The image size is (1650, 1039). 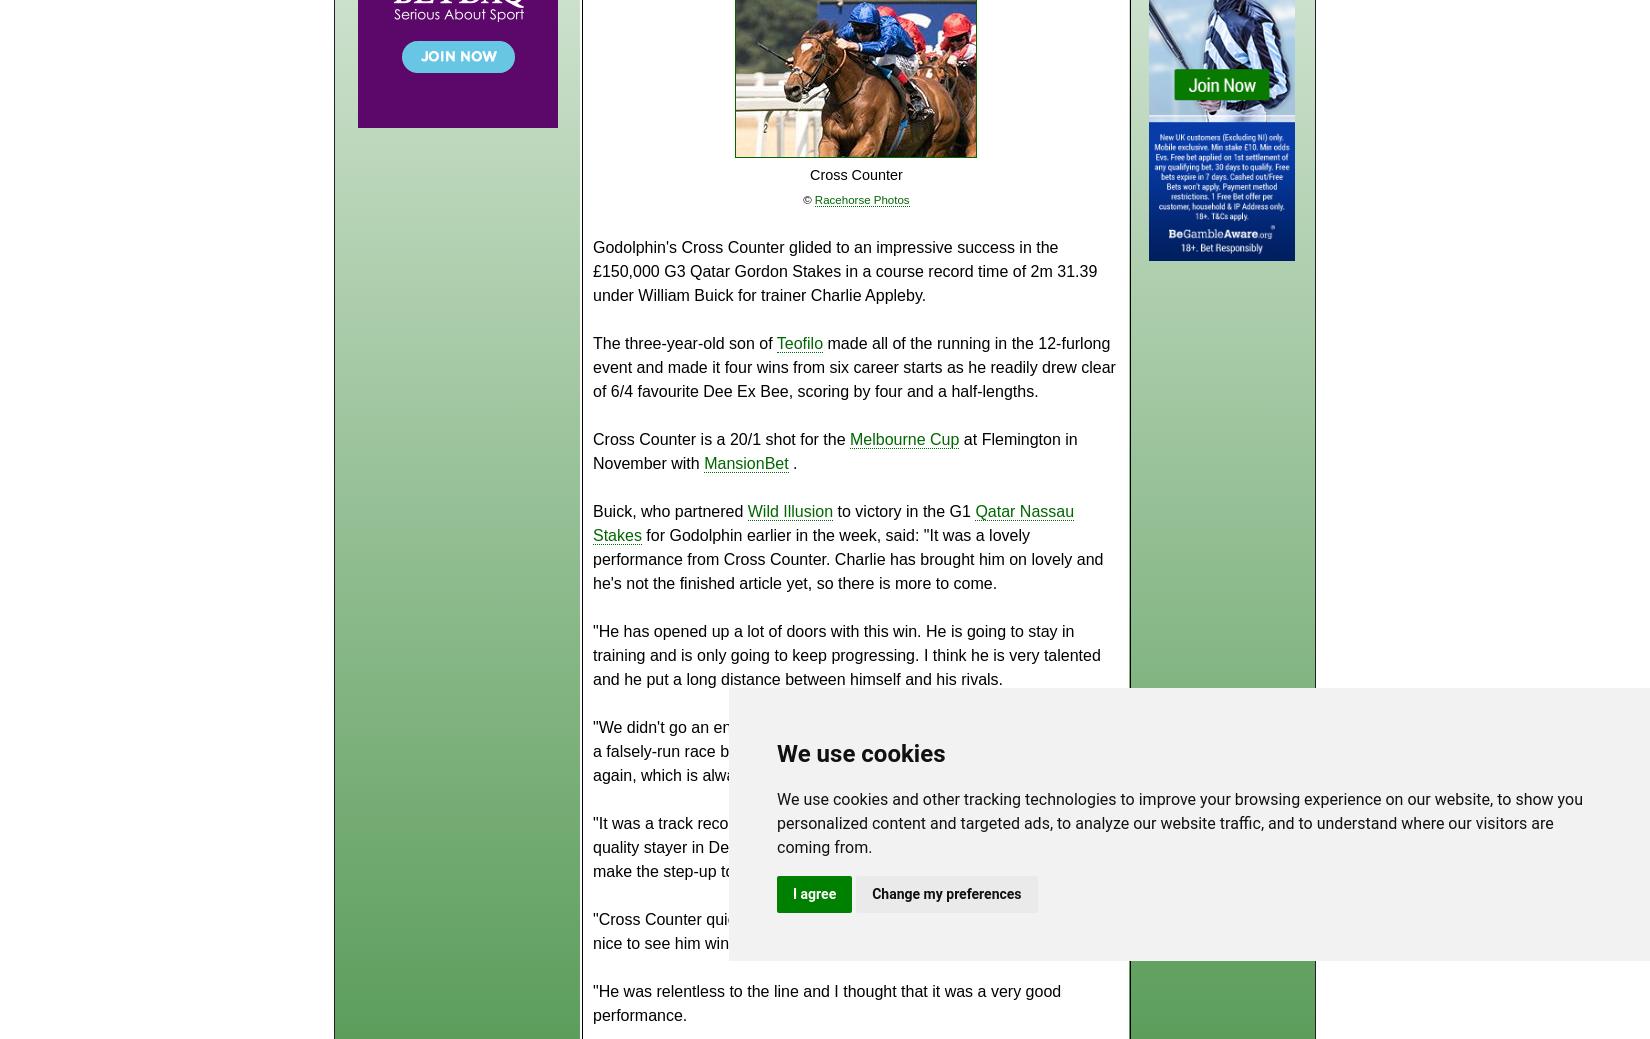 I want to click on '"He has opened up a lot of doors with this win. He is going to stay in training and is only going to keep progressing. I think he is very talented and he put a long distance between himself and his rivals.', so click(x=592, y=655).